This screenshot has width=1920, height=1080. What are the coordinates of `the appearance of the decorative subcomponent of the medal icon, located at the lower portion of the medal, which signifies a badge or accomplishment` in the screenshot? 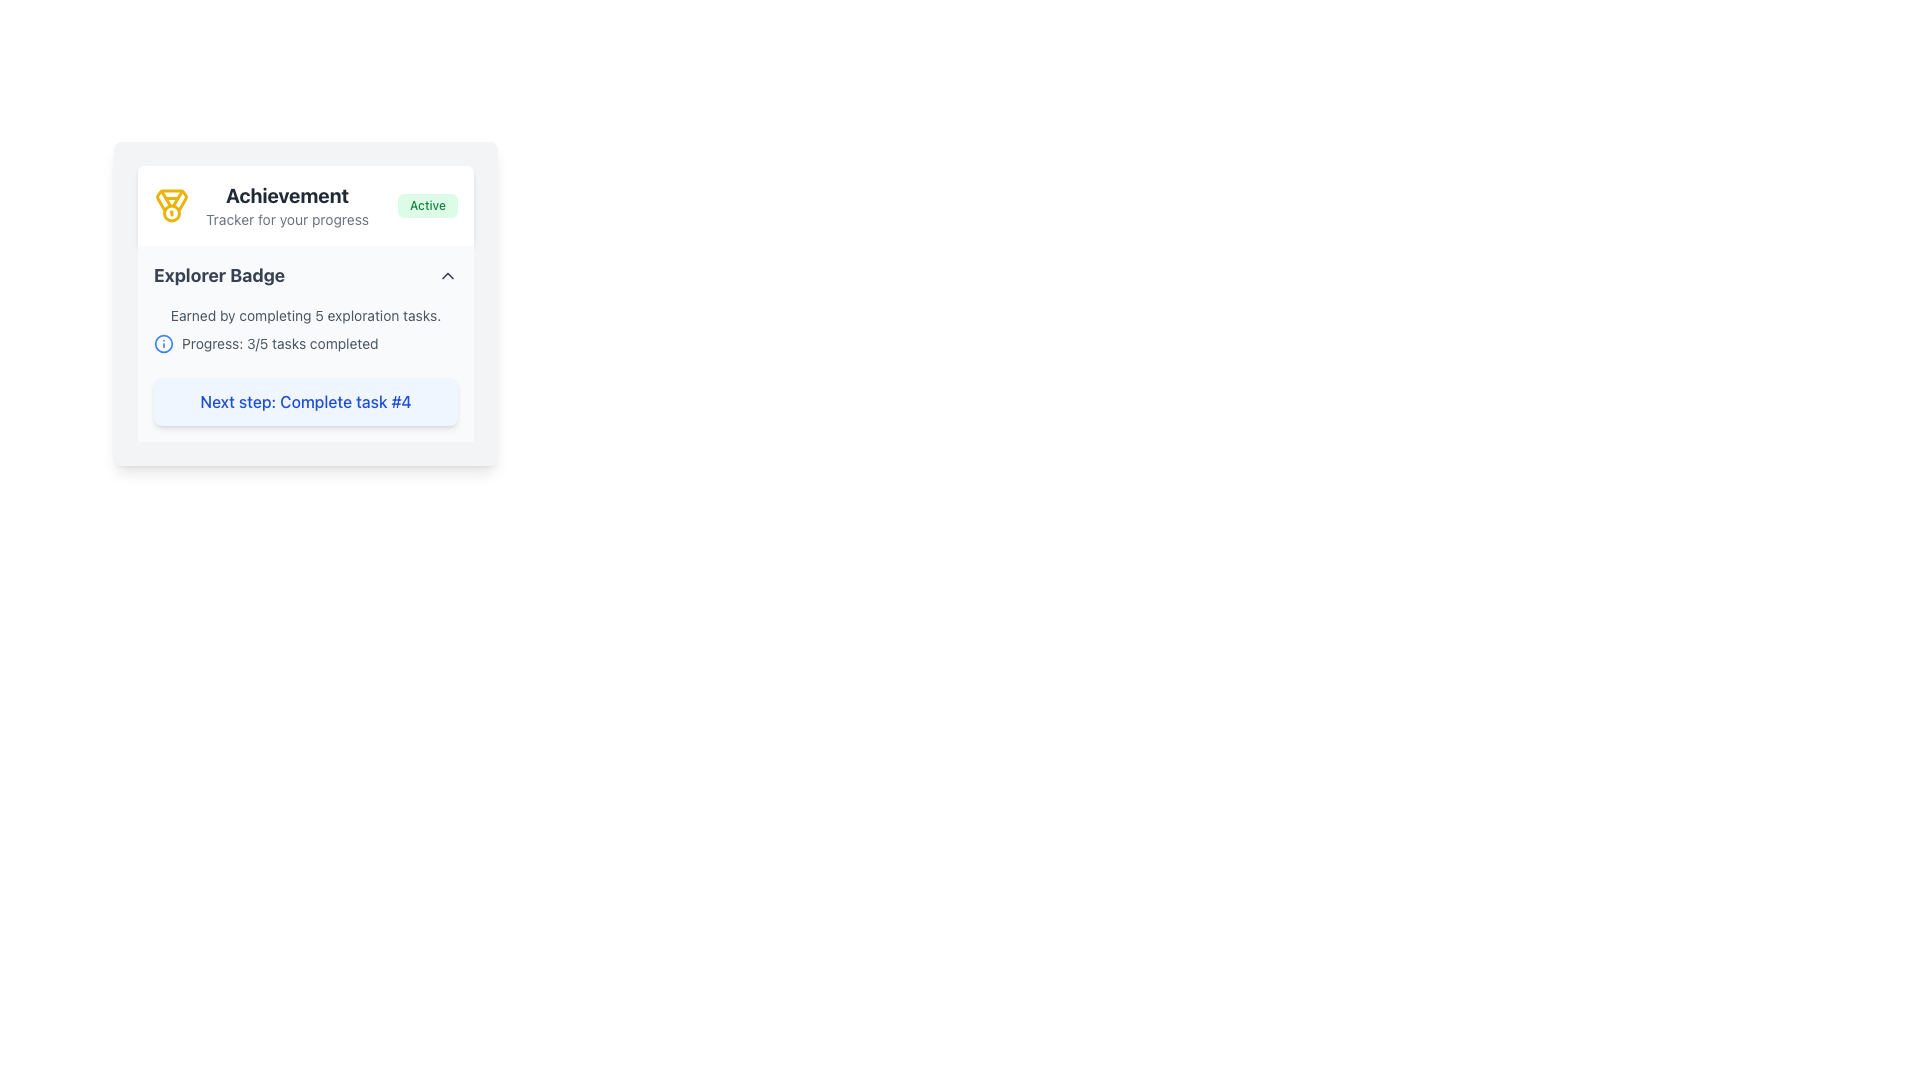 It's located at (172, 200).